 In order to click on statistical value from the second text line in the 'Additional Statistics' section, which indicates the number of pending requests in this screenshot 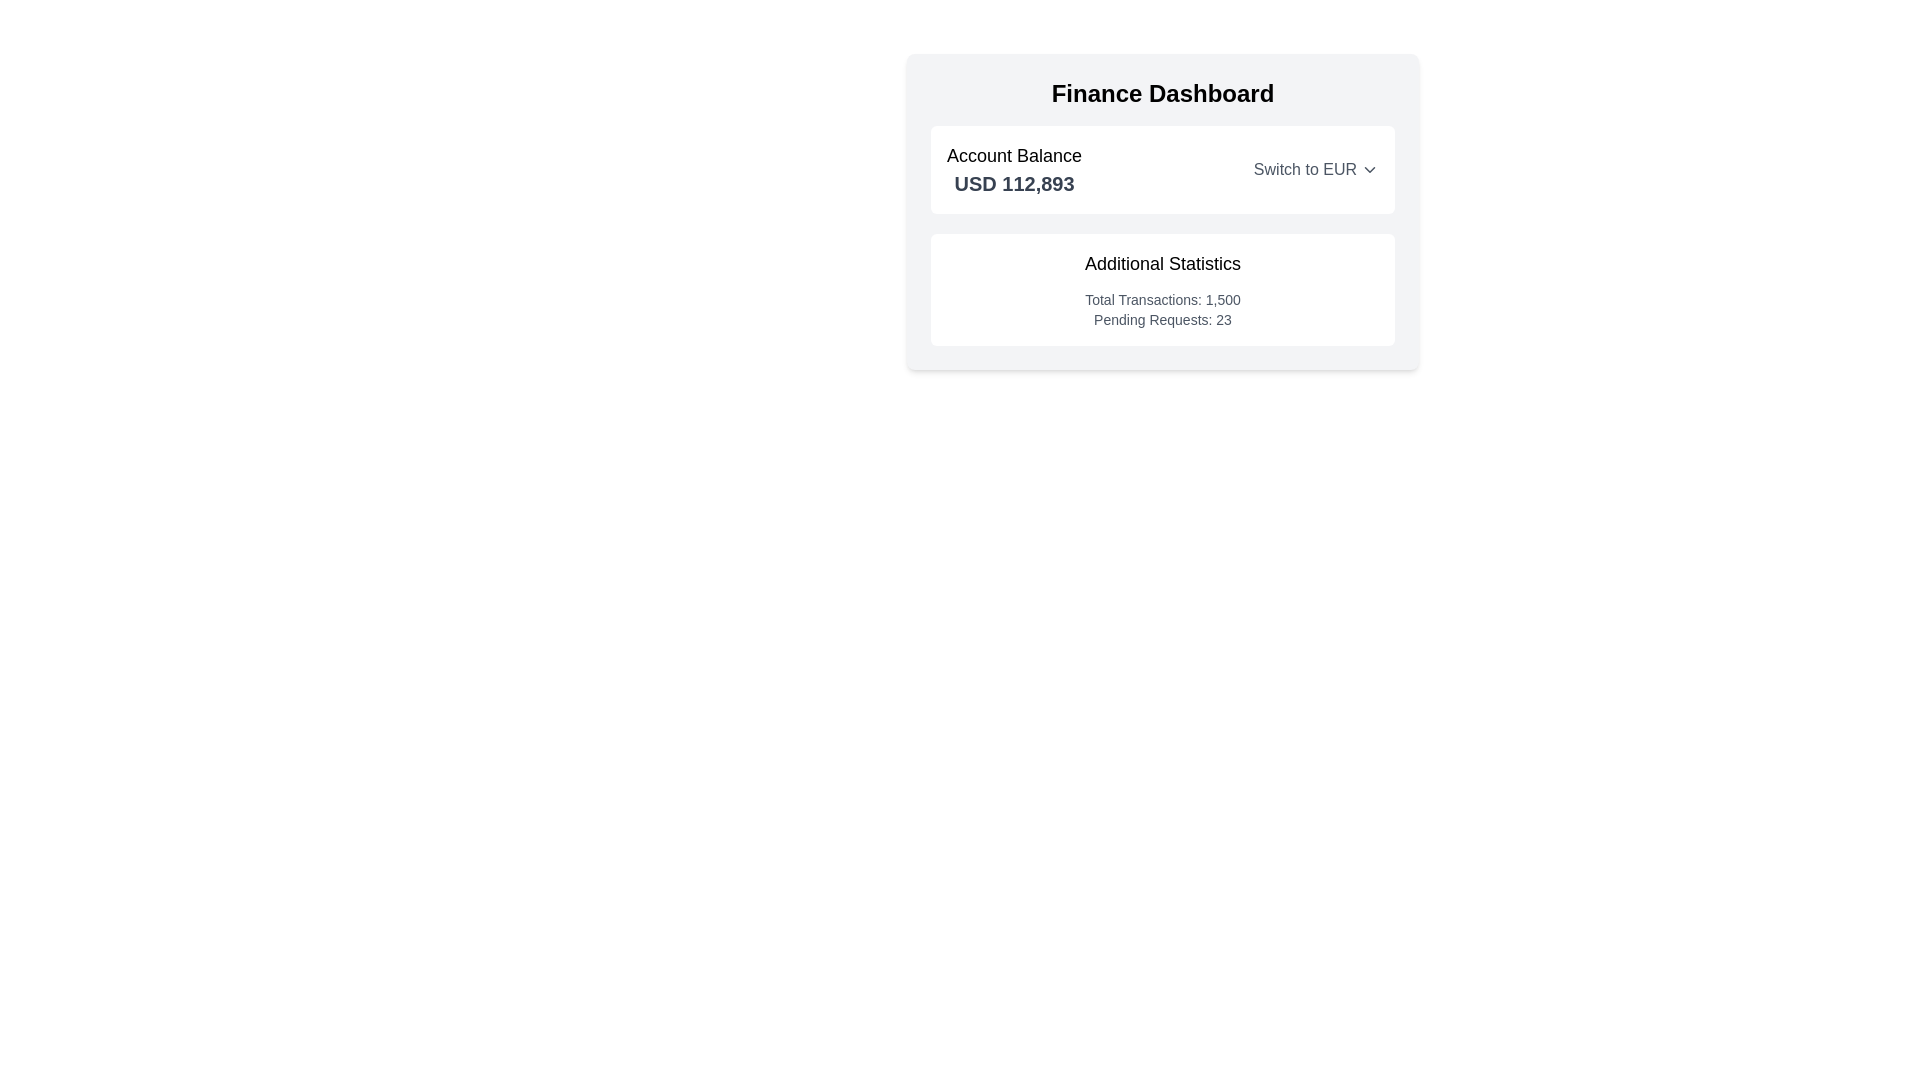, I will do `click(1162, 319)`.